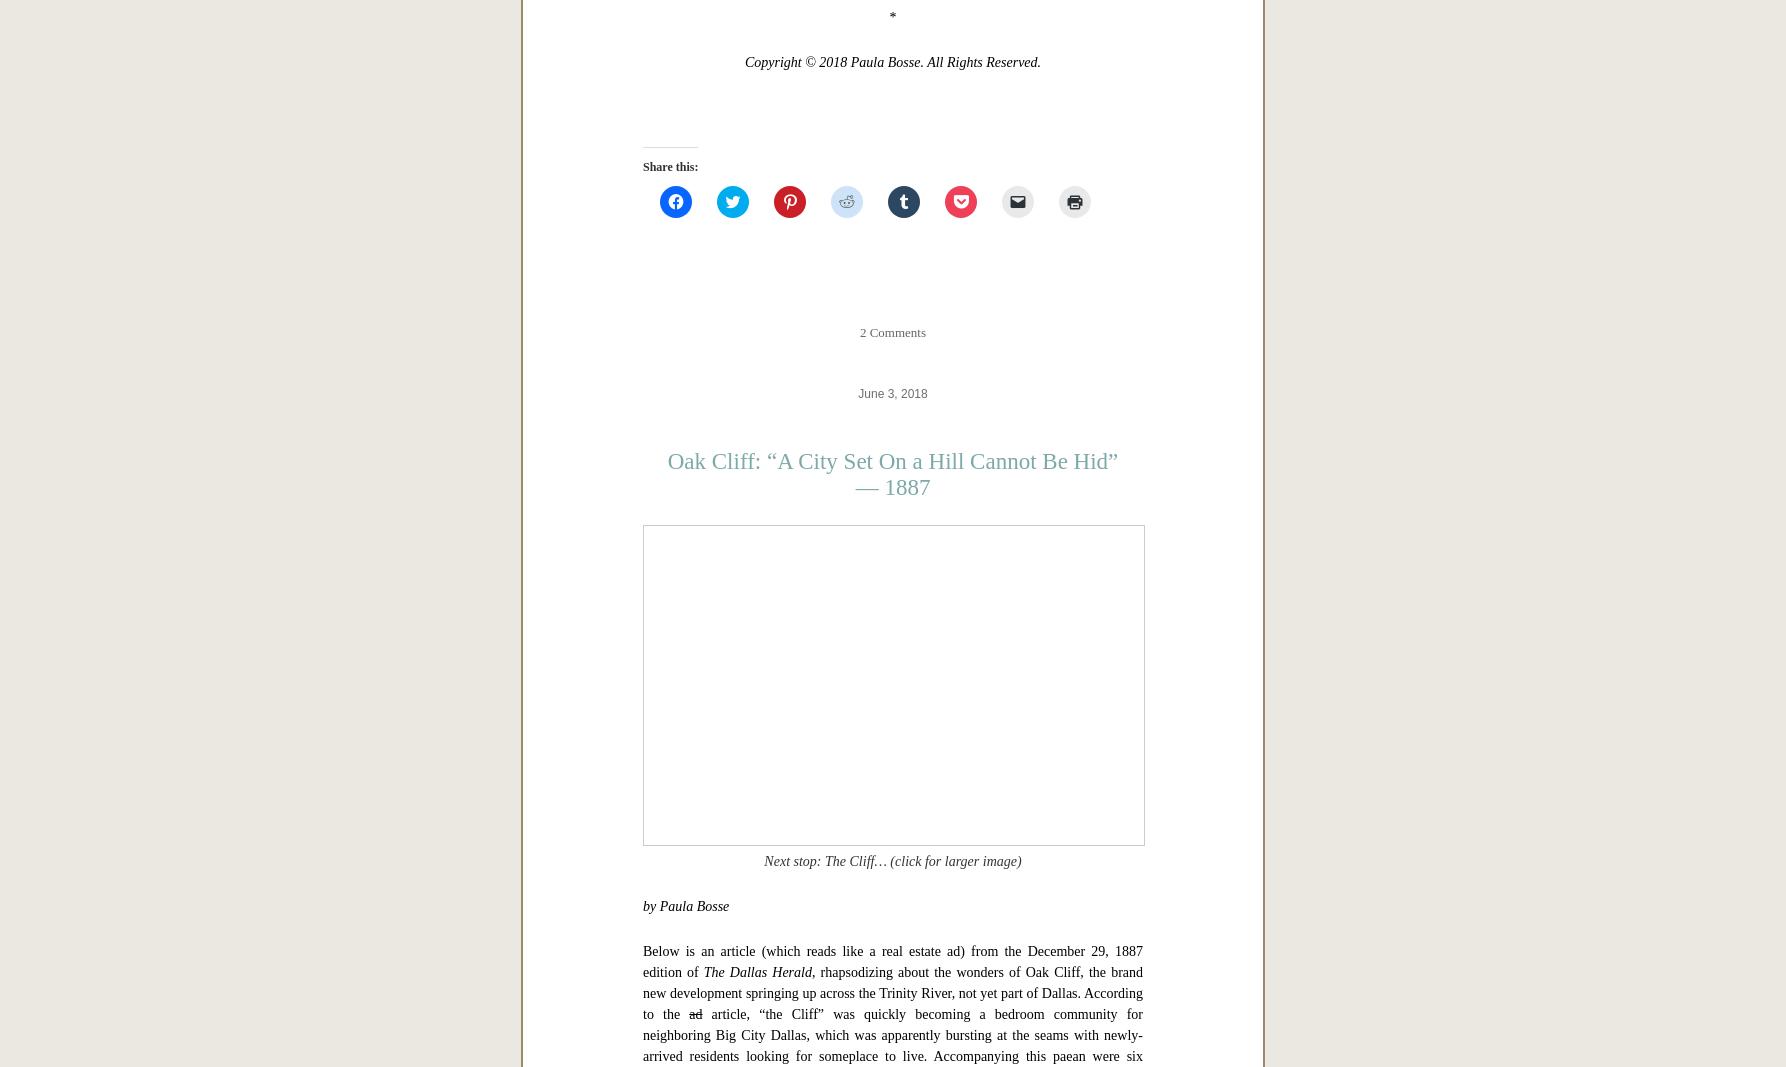 This screenshot has height=1067, width=1786. What do you see at coordinates (904, 488) in the screenshot?
I see `'“Dallas in ‘The Western Architect,’ 1914: Skyscrapers and Other Sources of Civic Pride”'` at bounding box center [904, 488].